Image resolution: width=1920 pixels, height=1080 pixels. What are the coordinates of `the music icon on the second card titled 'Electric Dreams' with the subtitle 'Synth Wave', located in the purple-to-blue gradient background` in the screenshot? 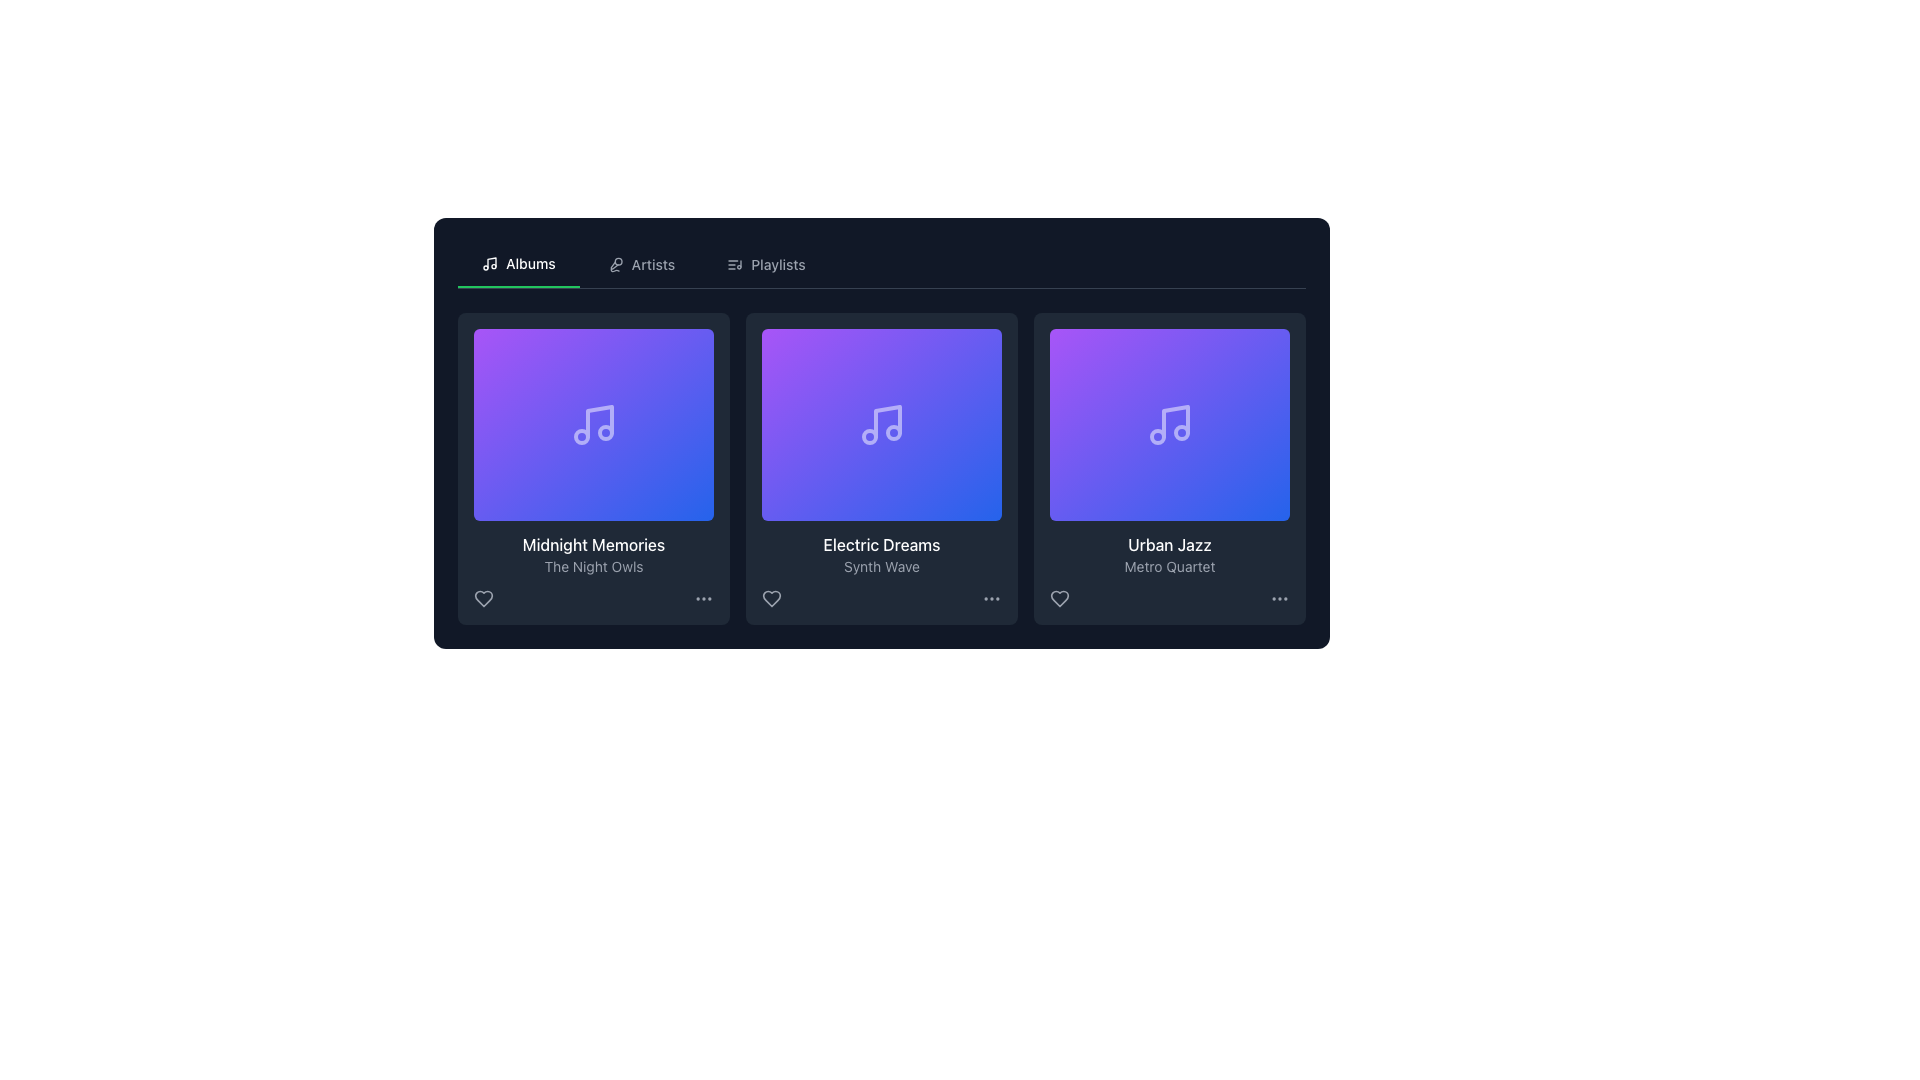 It's located at (881, 423).